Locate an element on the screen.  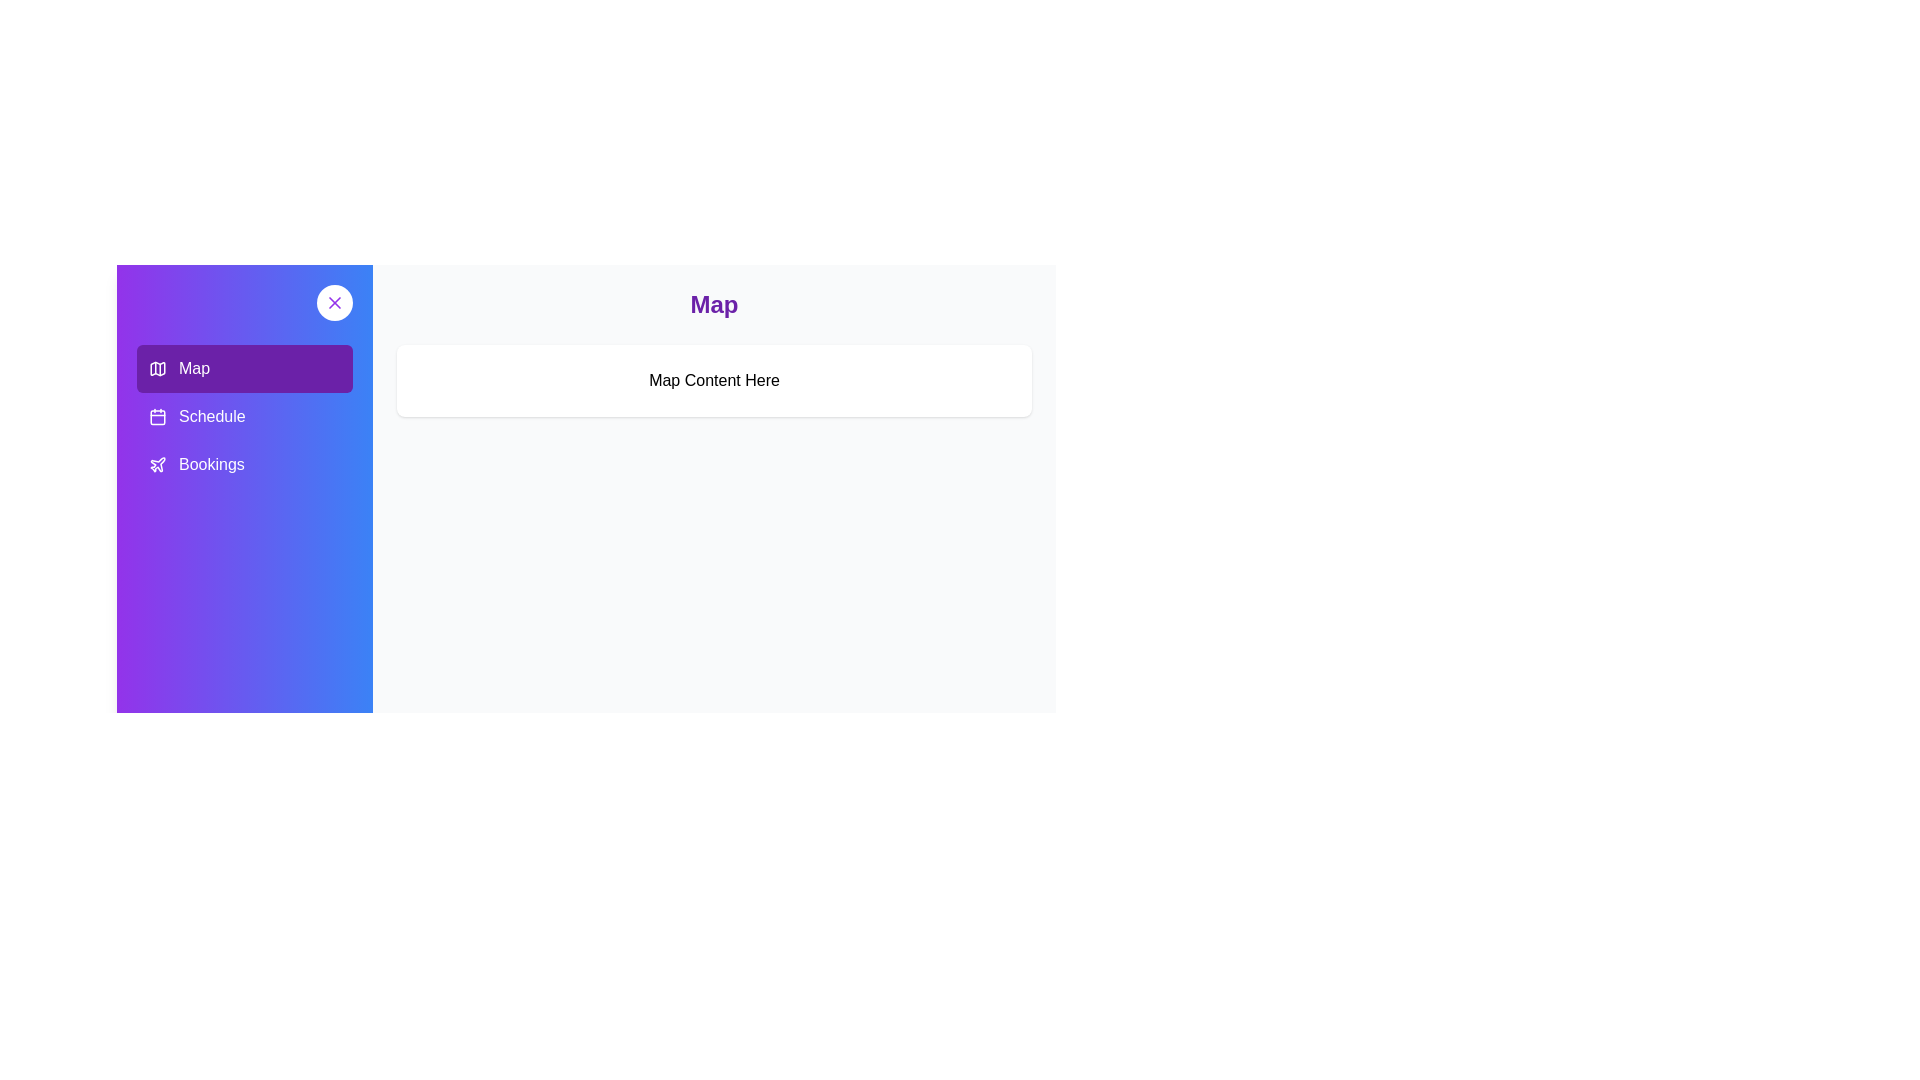
the Schedule tab by clicking on it is located at coordinates (243, 415).